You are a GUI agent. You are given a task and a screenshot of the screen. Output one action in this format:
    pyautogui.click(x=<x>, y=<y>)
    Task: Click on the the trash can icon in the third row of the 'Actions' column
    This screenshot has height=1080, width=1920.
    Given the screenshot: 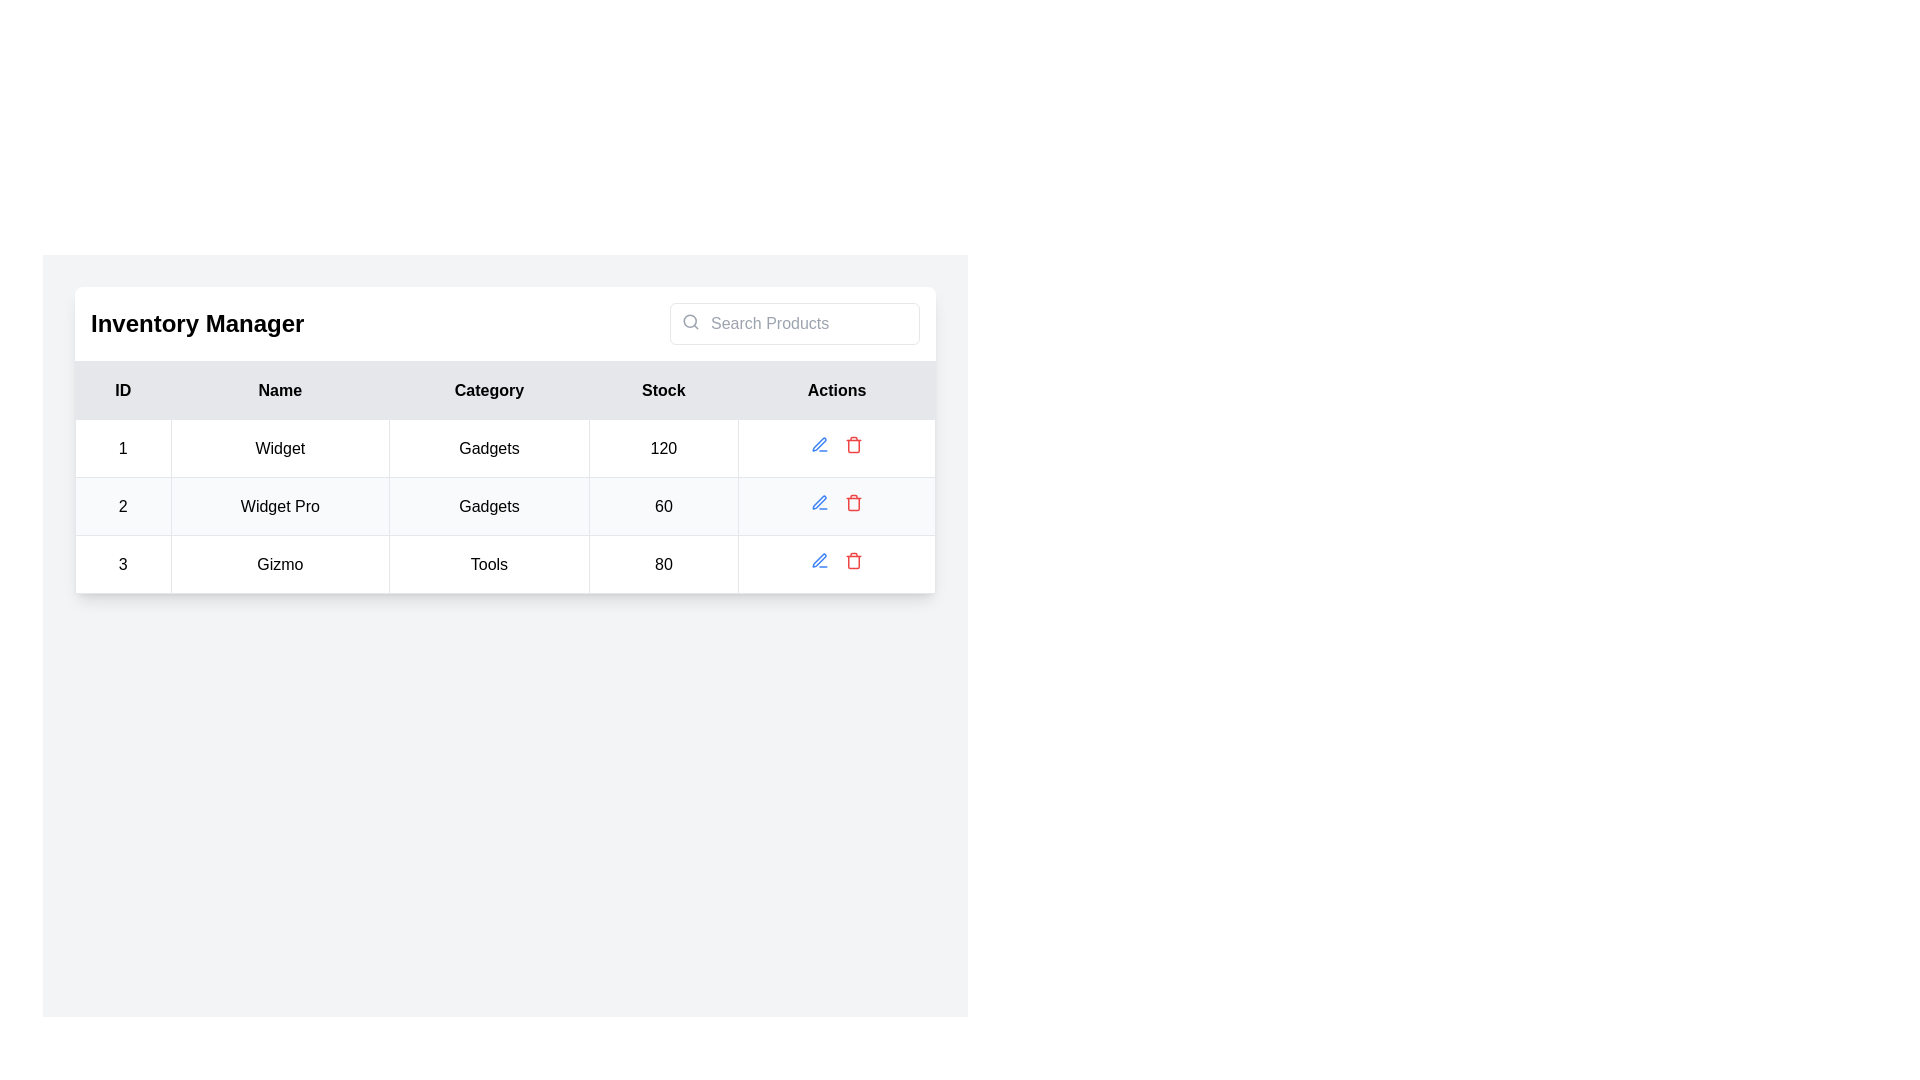 What is the action you would take?
    pyautogui.click(x=854, y=562)
    